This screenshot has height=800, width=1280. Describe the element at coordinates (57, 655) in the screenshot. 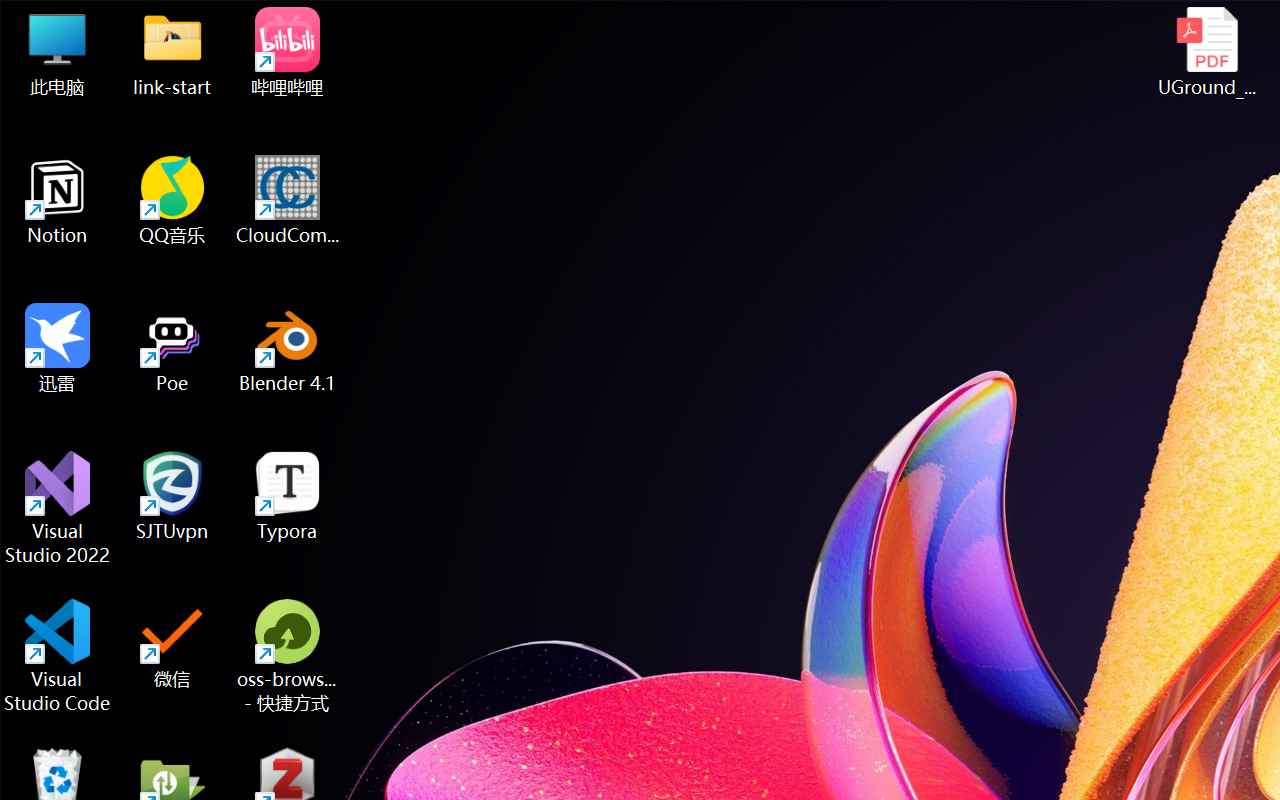

I see `'Visual Studio Code'` at that location.